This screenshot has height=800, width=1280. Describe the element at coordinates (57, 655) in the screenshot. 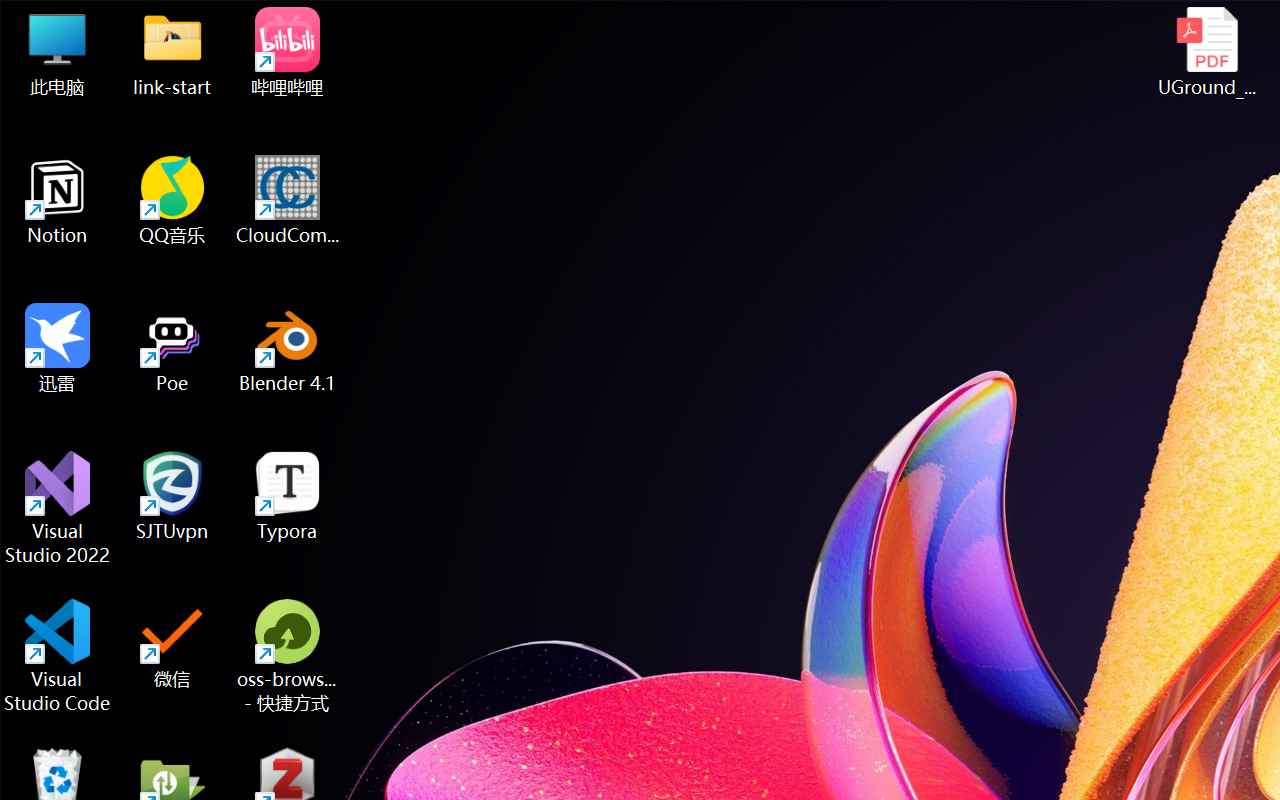

I see `'Visual Studio Code'` at that location.